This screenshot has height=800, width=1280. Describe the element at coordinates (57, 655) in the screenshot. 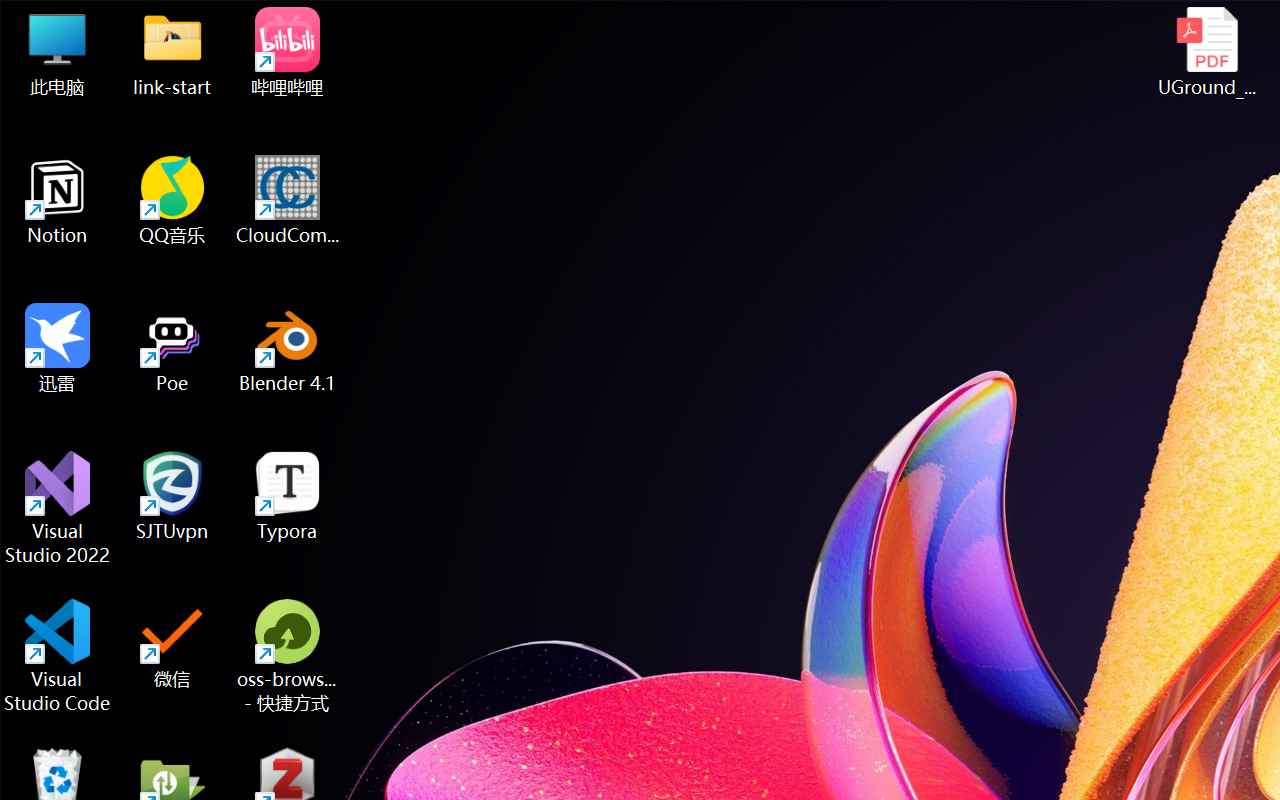

I see `'Visual Studio Code'` at that location.